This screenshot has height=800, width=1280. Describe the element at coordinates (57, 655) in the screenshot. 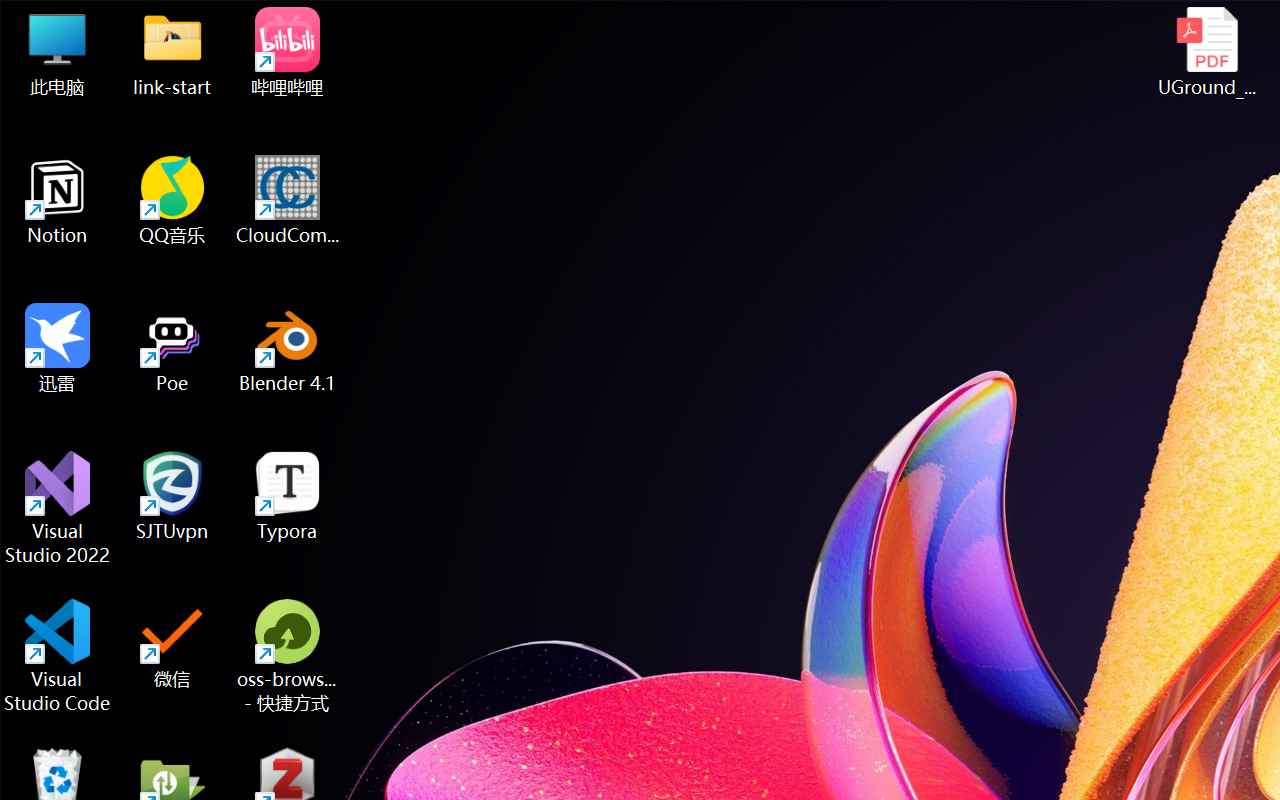

I see `'Visual Studio Code'` at that location.